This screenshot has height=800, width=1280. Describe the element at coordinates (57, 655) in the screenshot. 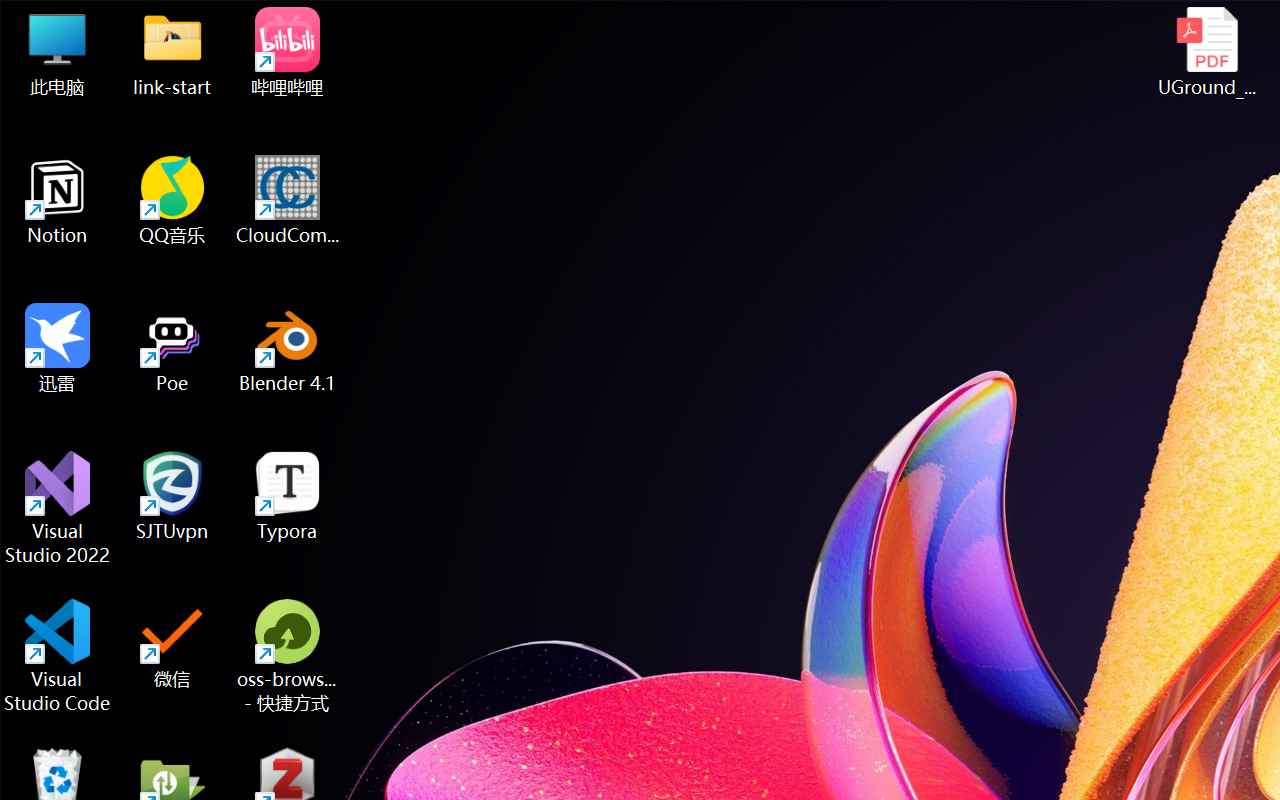

I see `'Visual Studio Code'` at that location.